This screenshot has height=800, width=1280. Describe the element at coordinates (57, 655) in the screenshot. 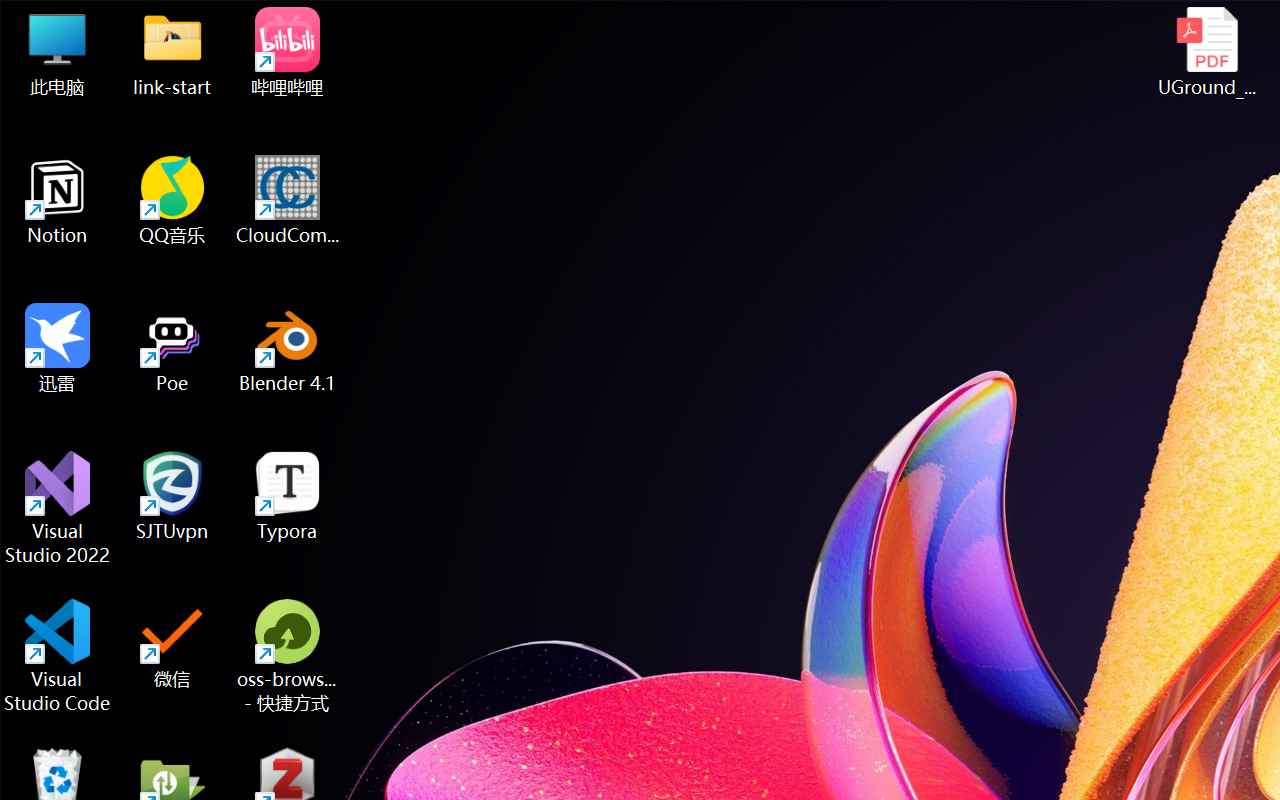

I see `'Visual Studio Code'` at that location.